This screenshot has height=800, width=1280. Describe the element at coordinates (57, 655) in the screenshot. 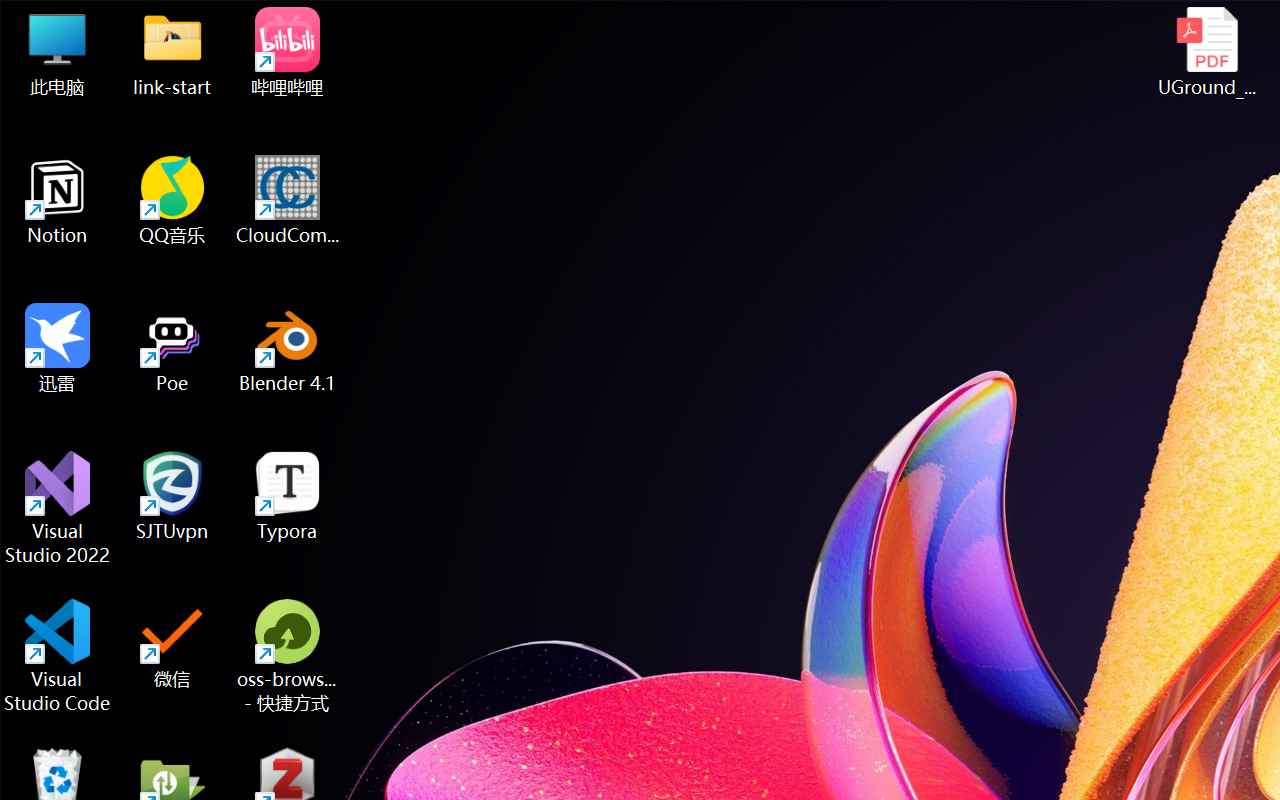

I see `'Visual Studio Code'` at that location.